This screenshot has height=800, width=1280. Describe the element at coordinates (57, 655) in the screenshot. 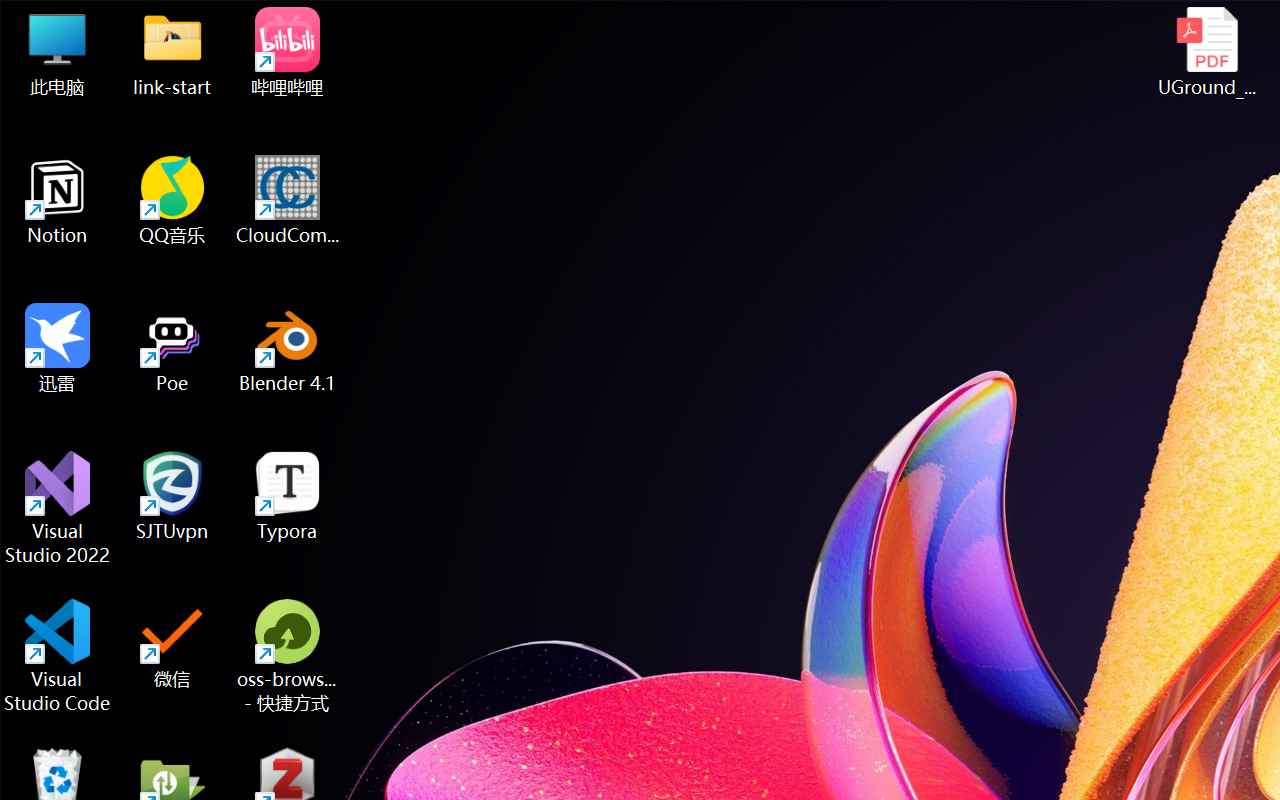

I see `'Visual Studio Code'` at that location.